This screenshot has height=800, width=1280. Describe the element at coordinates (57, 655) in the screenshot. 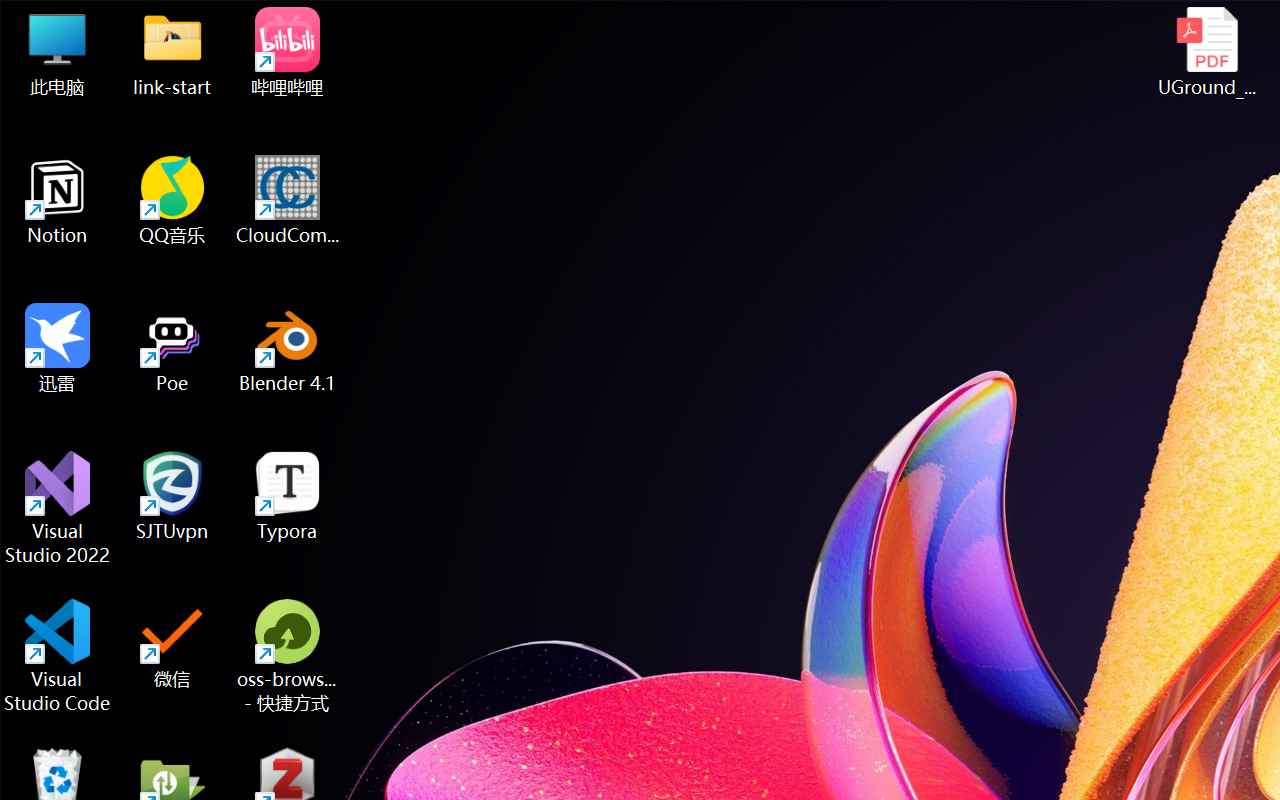

I see `'Visual Studio Code'` at that location.